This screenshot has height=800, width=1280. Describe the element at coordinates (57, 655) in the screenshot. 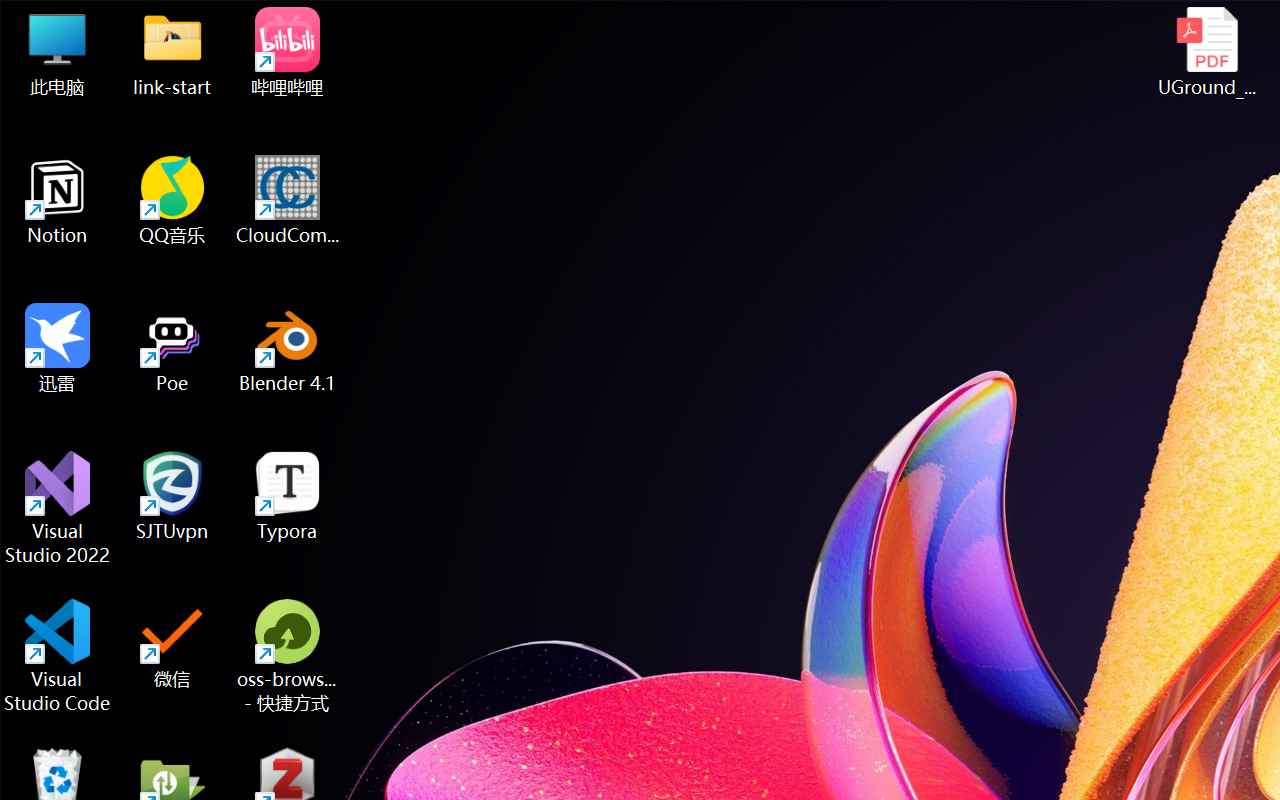

I see `'Visual Studio Code'` at that location.